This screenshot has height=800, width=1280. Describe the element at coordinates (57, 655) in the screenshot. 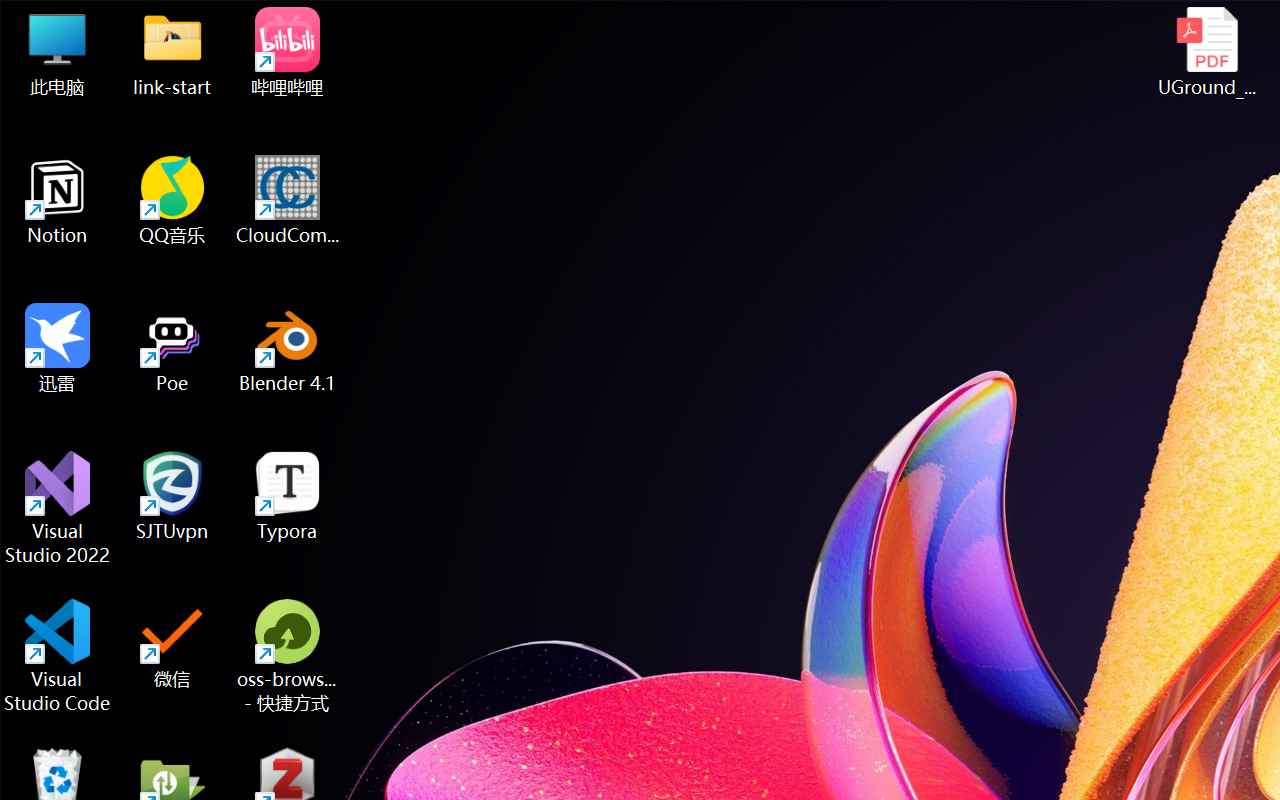

I see `'Visual Studio Code'` at that location.